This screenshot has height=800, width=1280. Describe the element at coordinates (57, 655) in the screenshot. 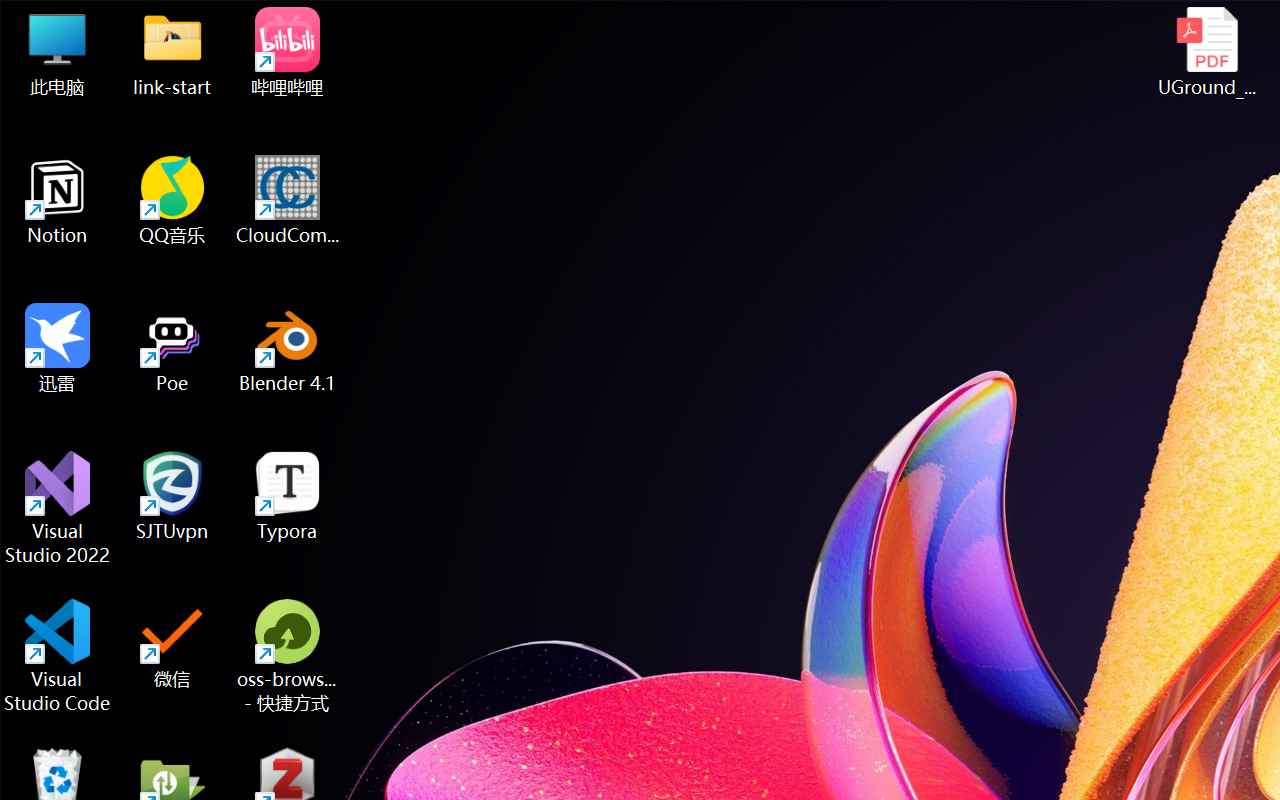

I see `'Visual Studio Code'` at that location.